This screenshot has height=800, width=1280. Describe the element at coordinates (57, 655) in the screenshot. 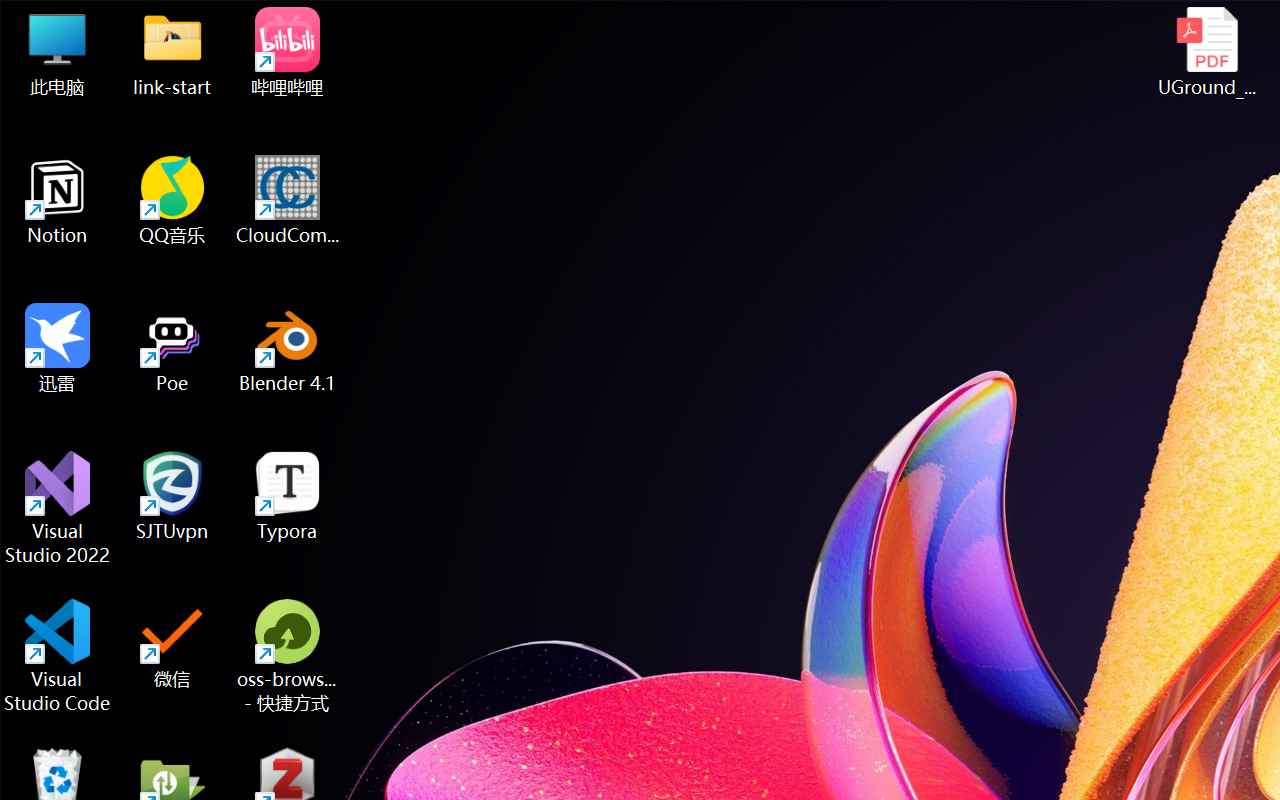

I see `'Visual Studio Code'` at that location.